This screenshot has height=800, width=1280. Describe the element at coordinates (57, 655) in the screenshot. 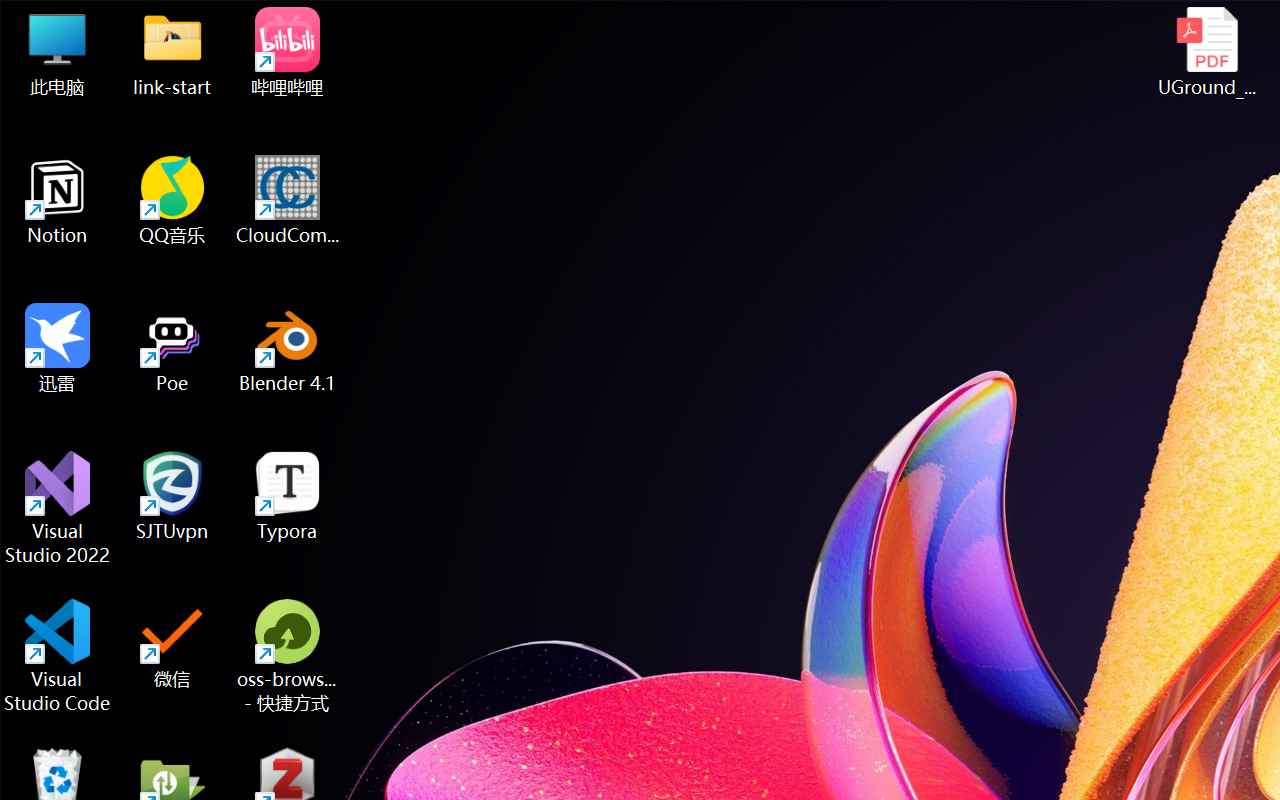

I see `'Visual Studio Code'` at that location.